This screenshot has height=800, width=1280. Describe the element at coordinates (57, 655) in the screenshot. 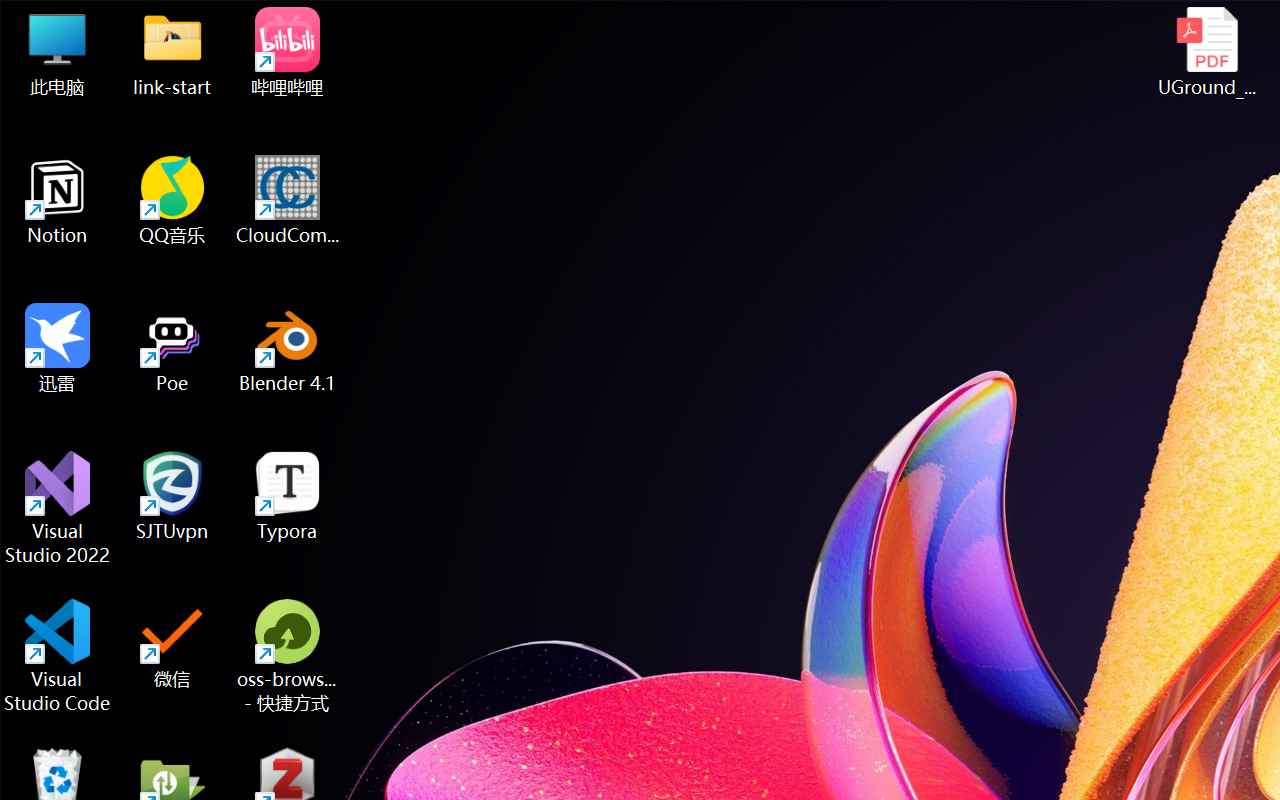

I see `'Visual Studio Code'` at that location.